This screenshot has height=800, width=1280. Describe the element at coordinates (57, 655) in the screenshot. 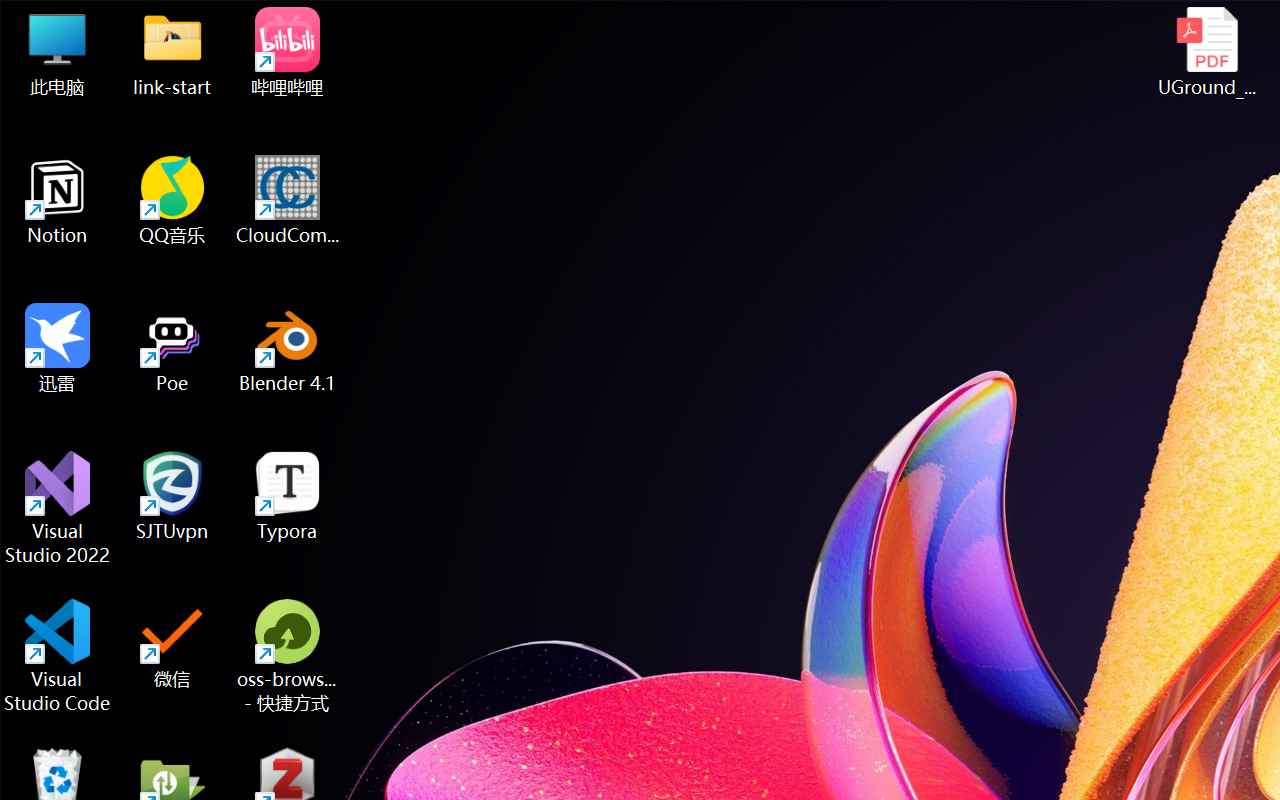

I see `'Visual Studio Code'` at that location.